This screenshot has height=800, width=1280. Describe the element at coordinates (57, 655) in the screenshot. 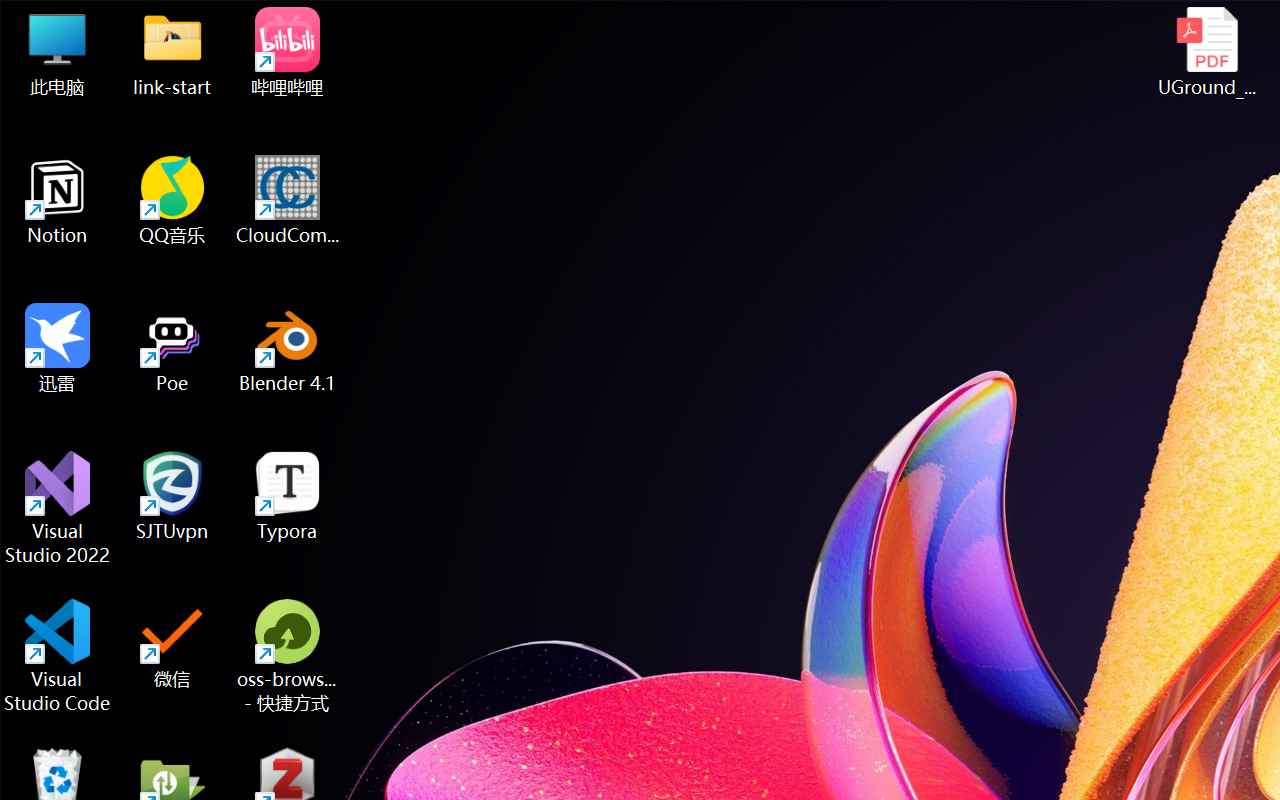

I see `'Visual Studio Code'` at that location.